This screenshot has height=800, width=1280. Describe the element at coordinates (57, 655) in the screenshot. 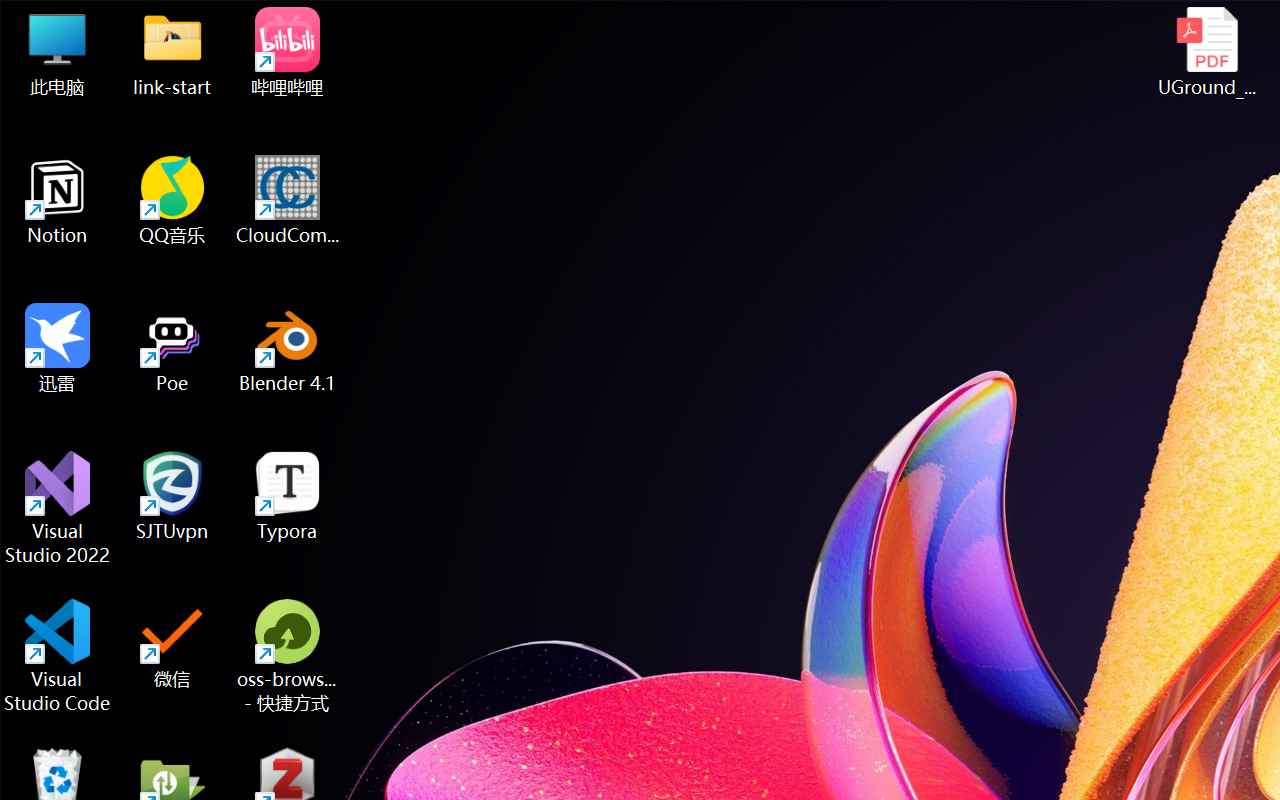

I see `'Visual Studio Code'` at that location.